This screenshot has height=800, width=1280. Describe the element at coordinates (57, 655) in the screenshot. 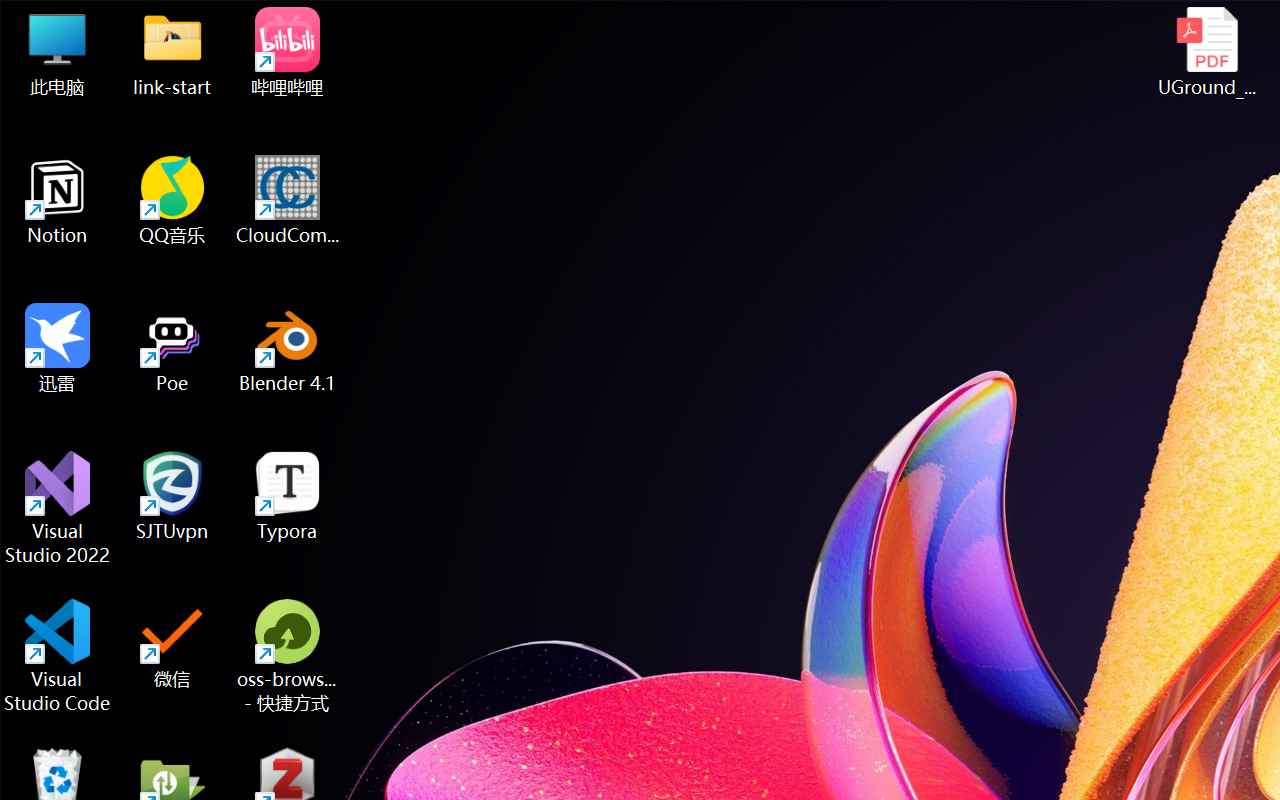

I see `'Visual Studio Code'` at that location.